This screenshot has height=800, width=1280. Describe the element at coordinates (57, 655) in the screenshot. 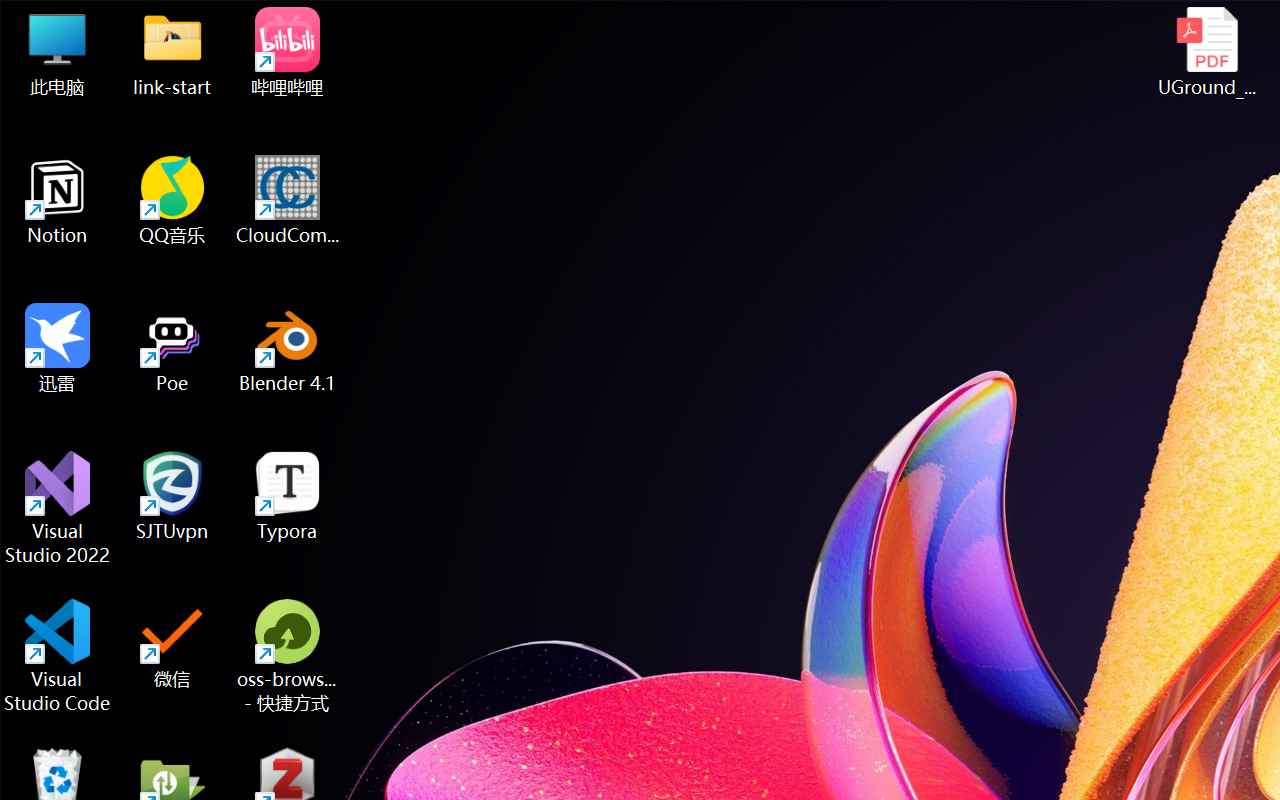

I see `'Visual Studio Code'` at that location.